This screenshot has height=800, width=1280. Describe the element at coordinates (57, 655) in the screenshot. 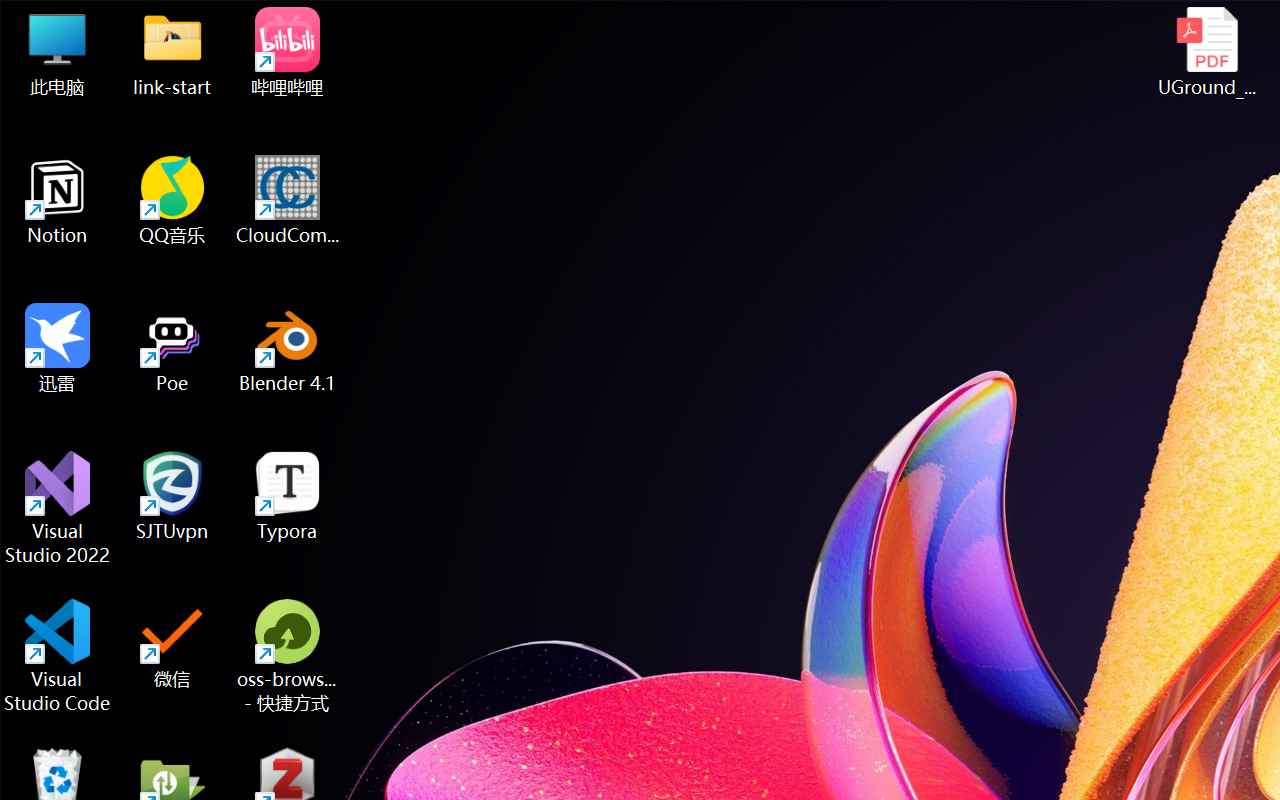

I see `'Visual Studio Code'` at that location.